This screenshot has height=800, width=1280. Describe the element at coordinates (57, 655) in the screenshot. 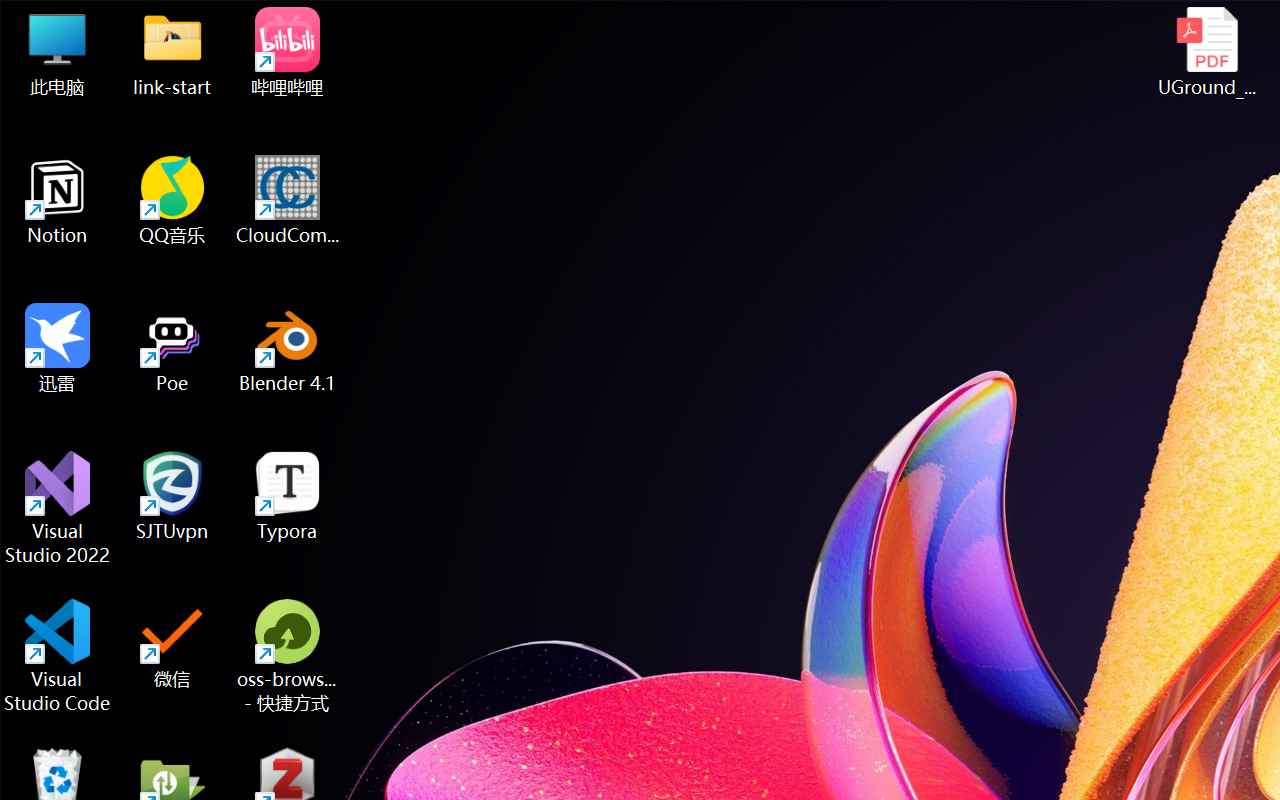

I see `'Visual Studio Code'` at that location.